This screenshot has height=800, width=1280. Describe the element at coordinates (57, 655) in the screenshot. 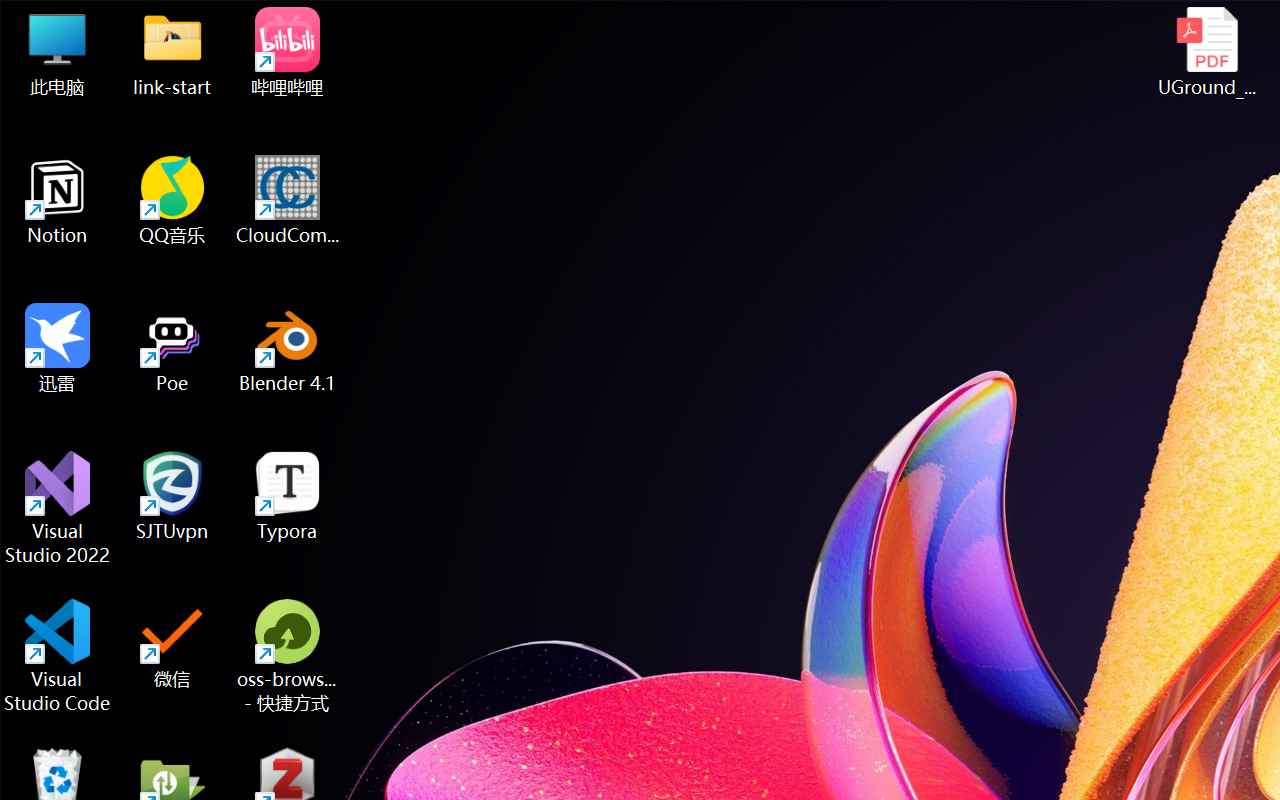

I see `'Visual Studio Code'` at that location.